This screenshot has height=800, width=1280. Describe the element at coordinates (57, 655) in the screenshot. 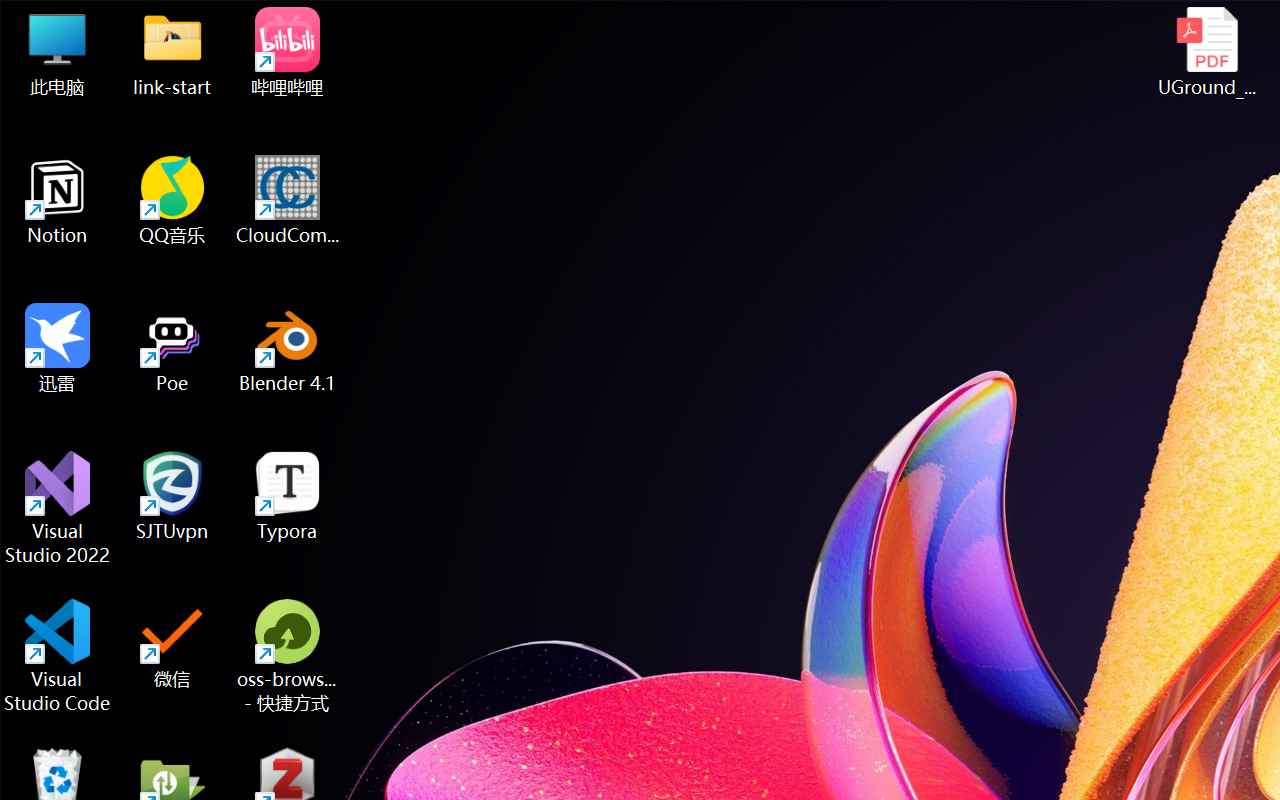

I see `'Visual Studio Code'` at that location.